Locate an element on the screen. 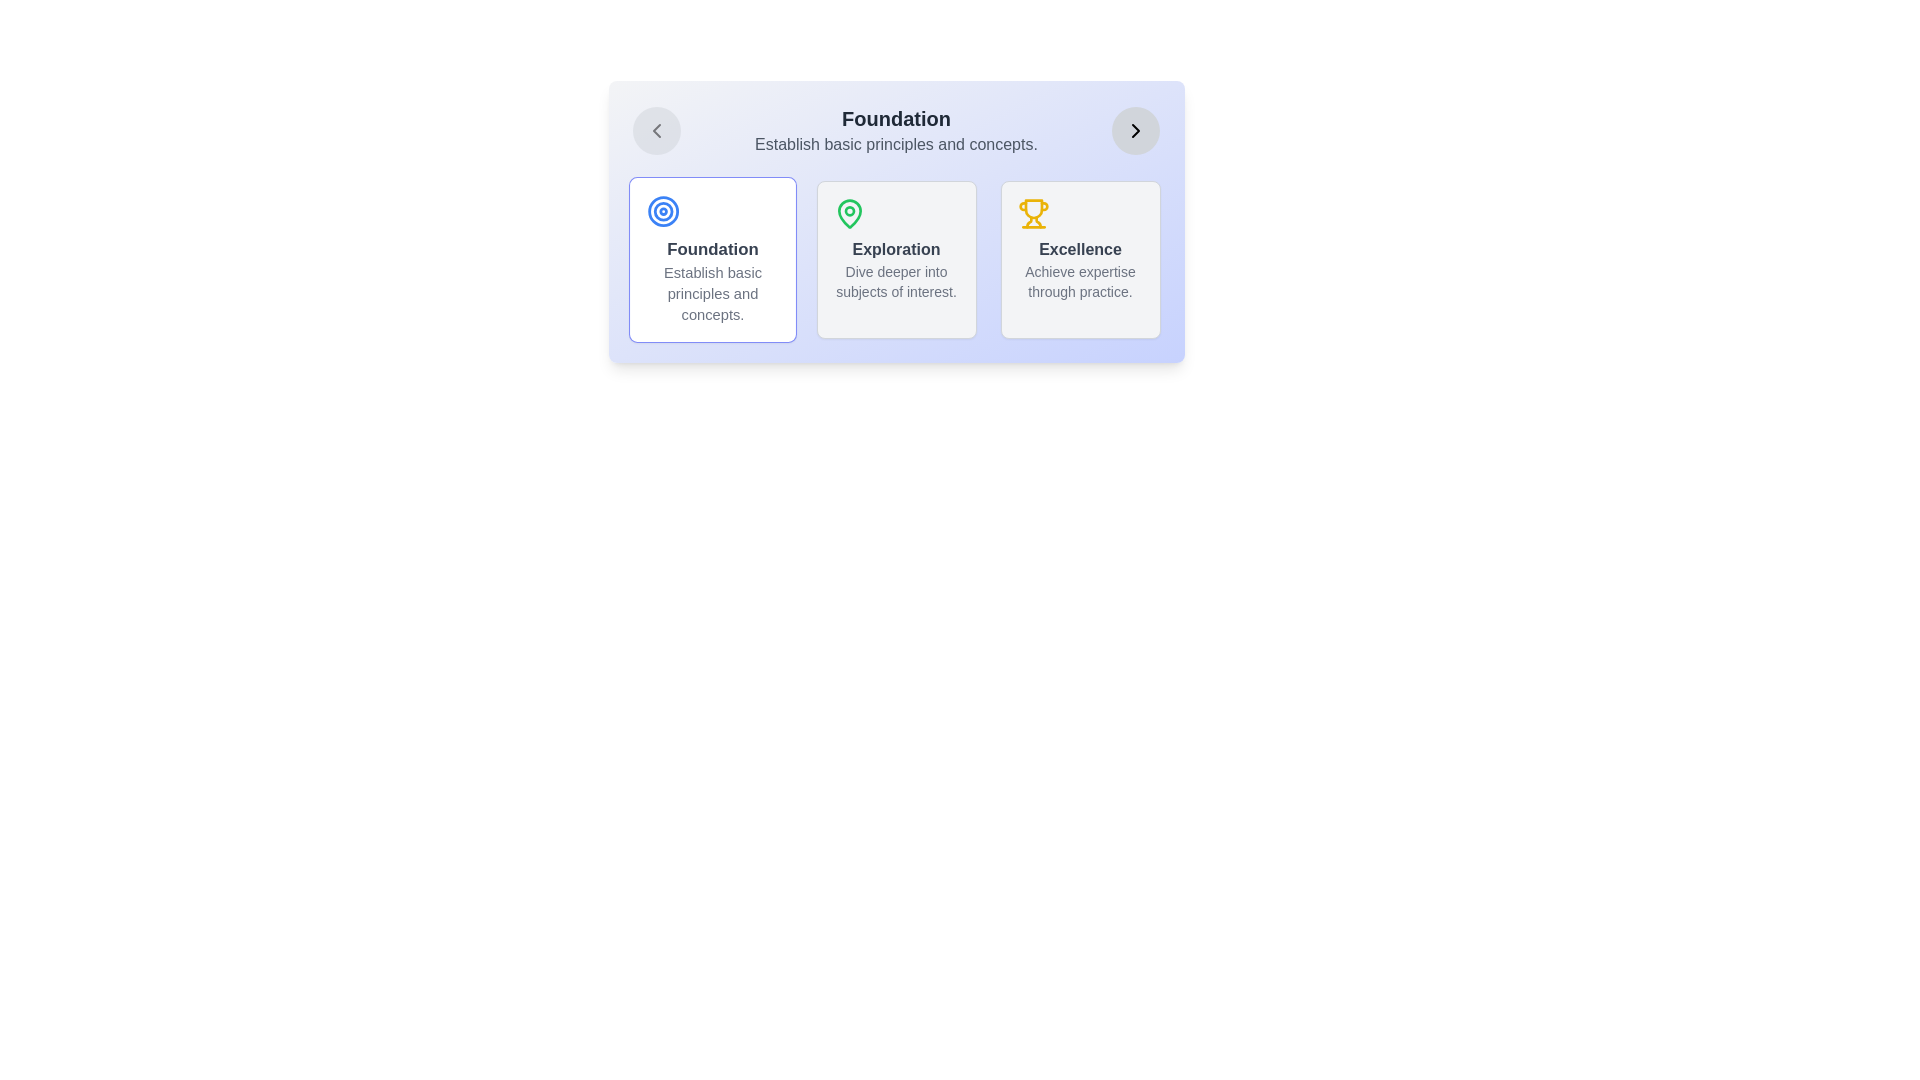  the circular target icon with concentric blue rings located above the text 'Foundation' in the card layout for interaction is located at coordinates (663, 211).